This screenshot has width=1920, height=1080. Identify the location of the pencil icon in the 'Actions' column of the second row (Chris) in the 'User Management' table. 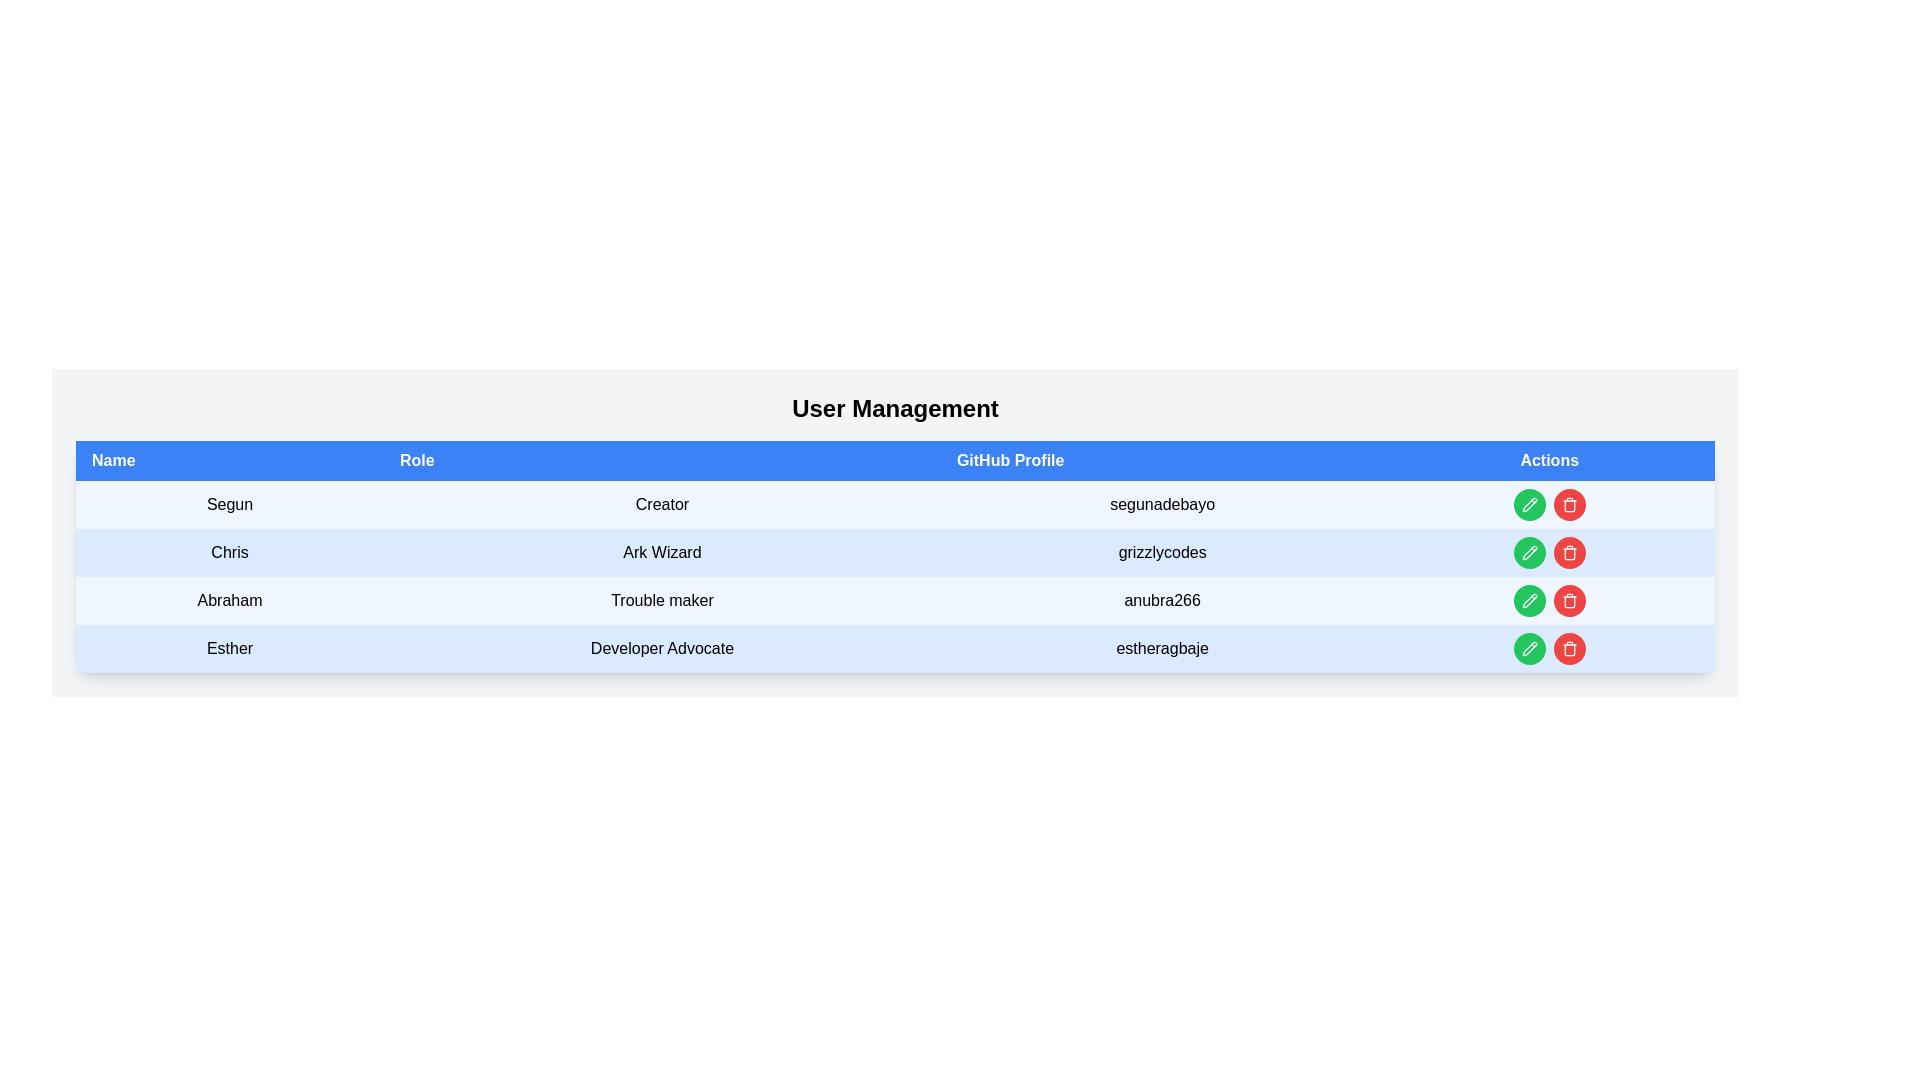
(1528, 504).